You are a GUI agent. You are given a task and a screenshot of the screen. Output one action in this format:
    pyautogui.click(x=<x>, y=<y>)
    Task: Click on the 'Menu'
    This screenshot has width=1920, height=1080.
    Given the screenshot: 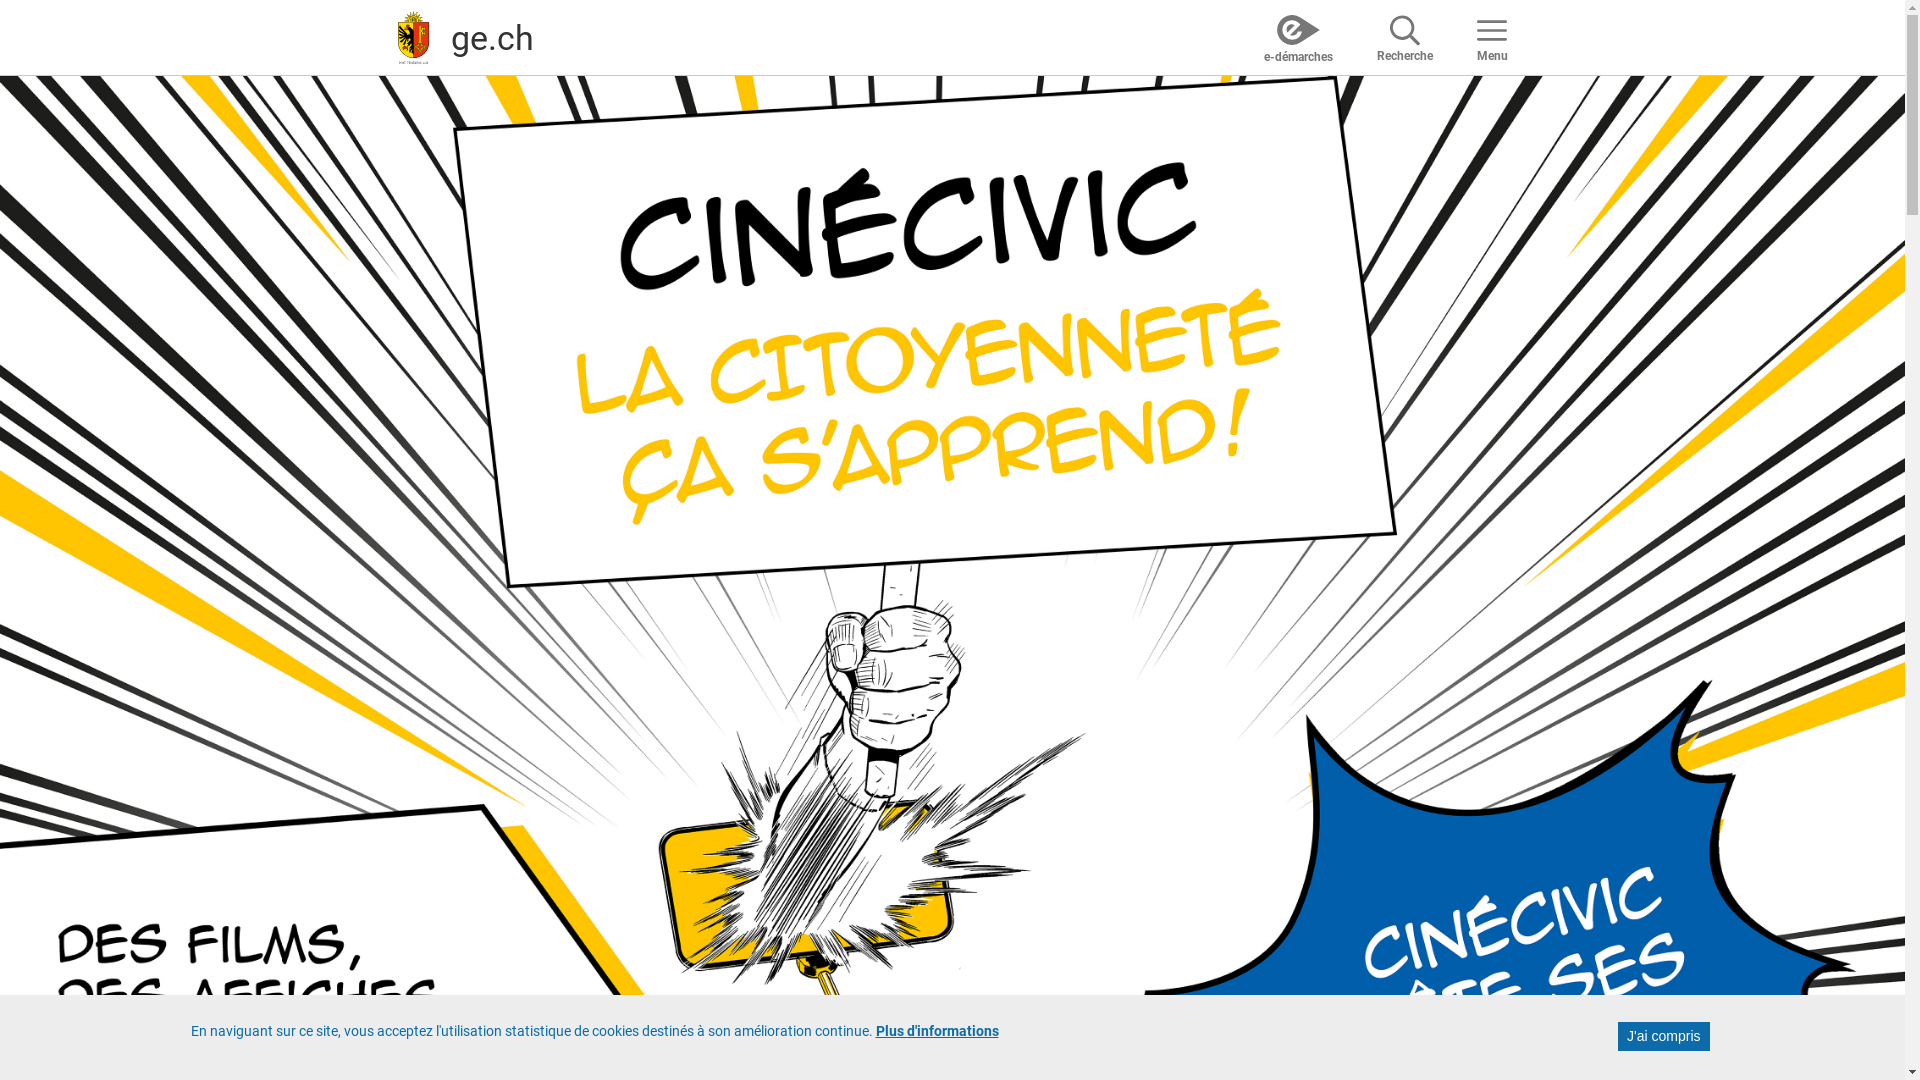 What is the action you would take?
    pyautogui.click(x=1491, y=37)
    